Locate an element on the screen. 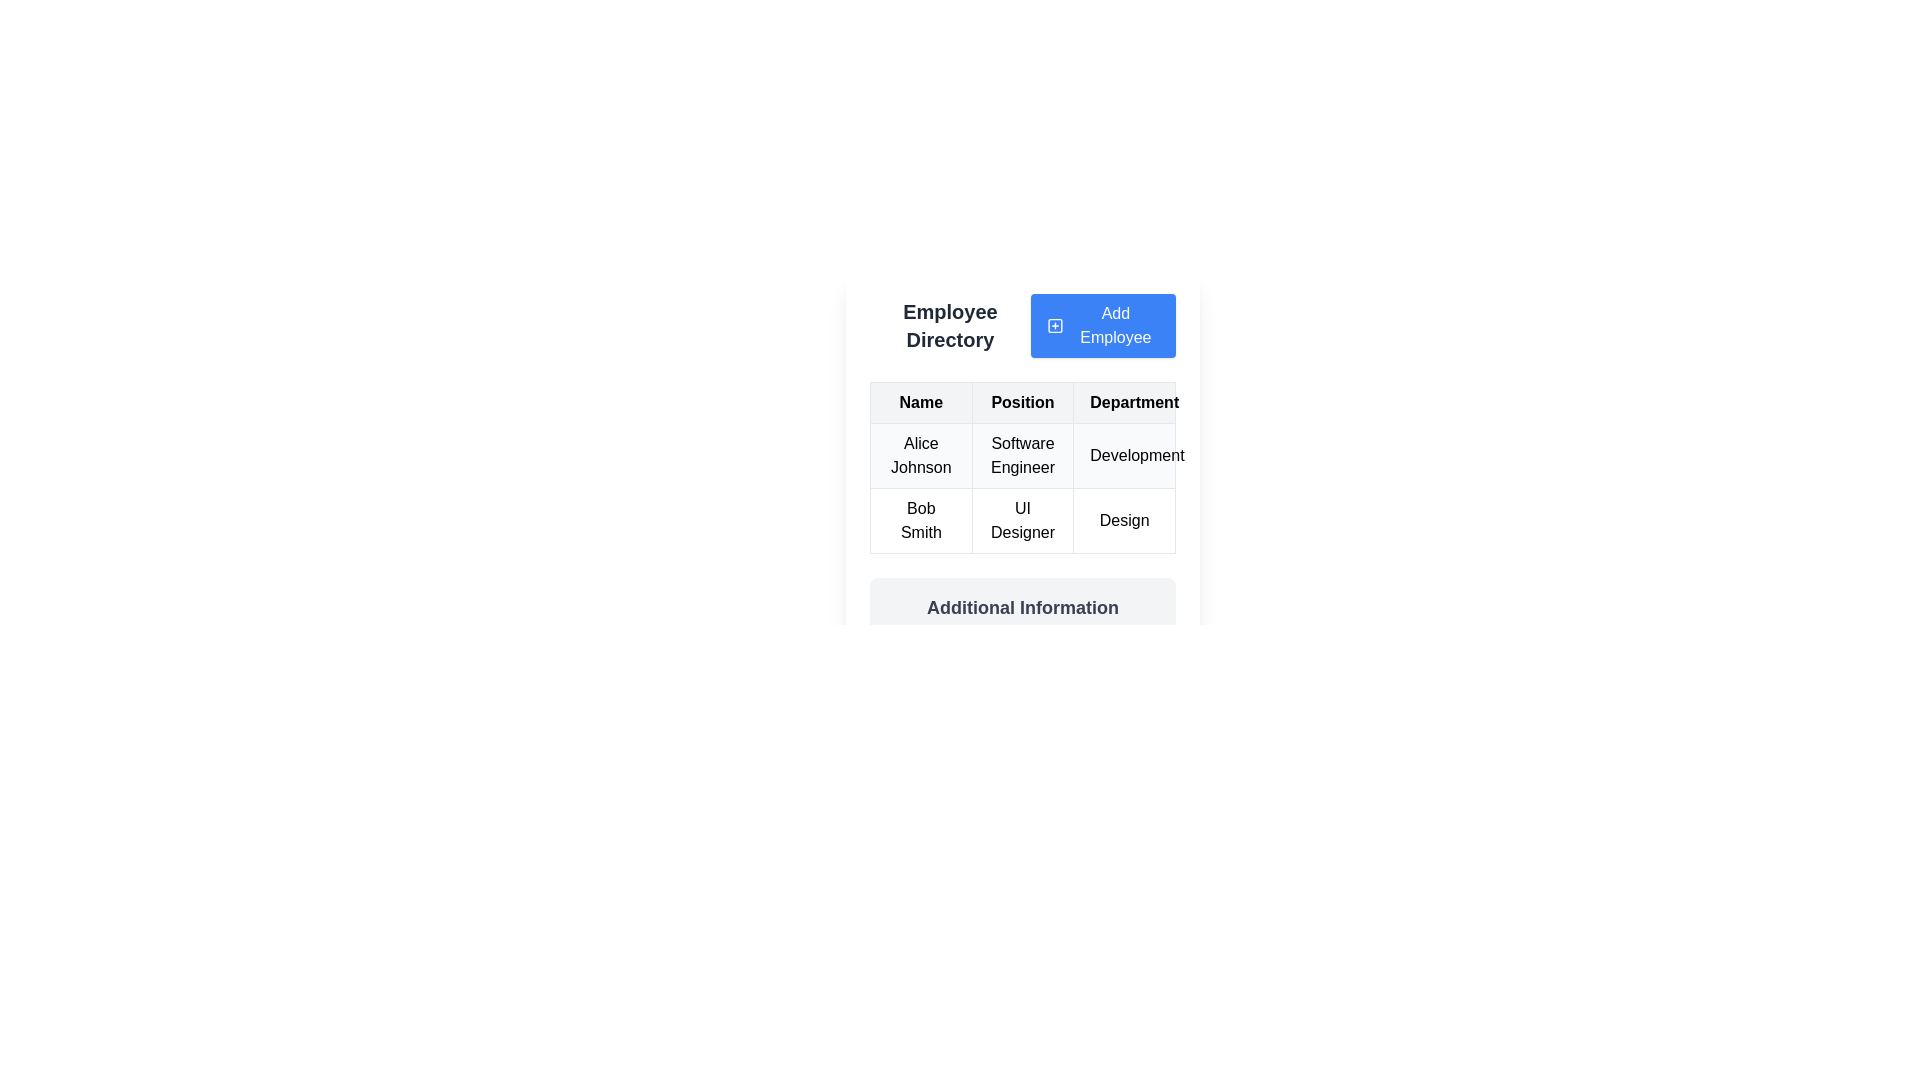 The width and height of the screenshot is (1920, 1080). graphical icon component within the 'Add Employee' button located at the top right corner of the main content area is located at coordinates (1054, 325).